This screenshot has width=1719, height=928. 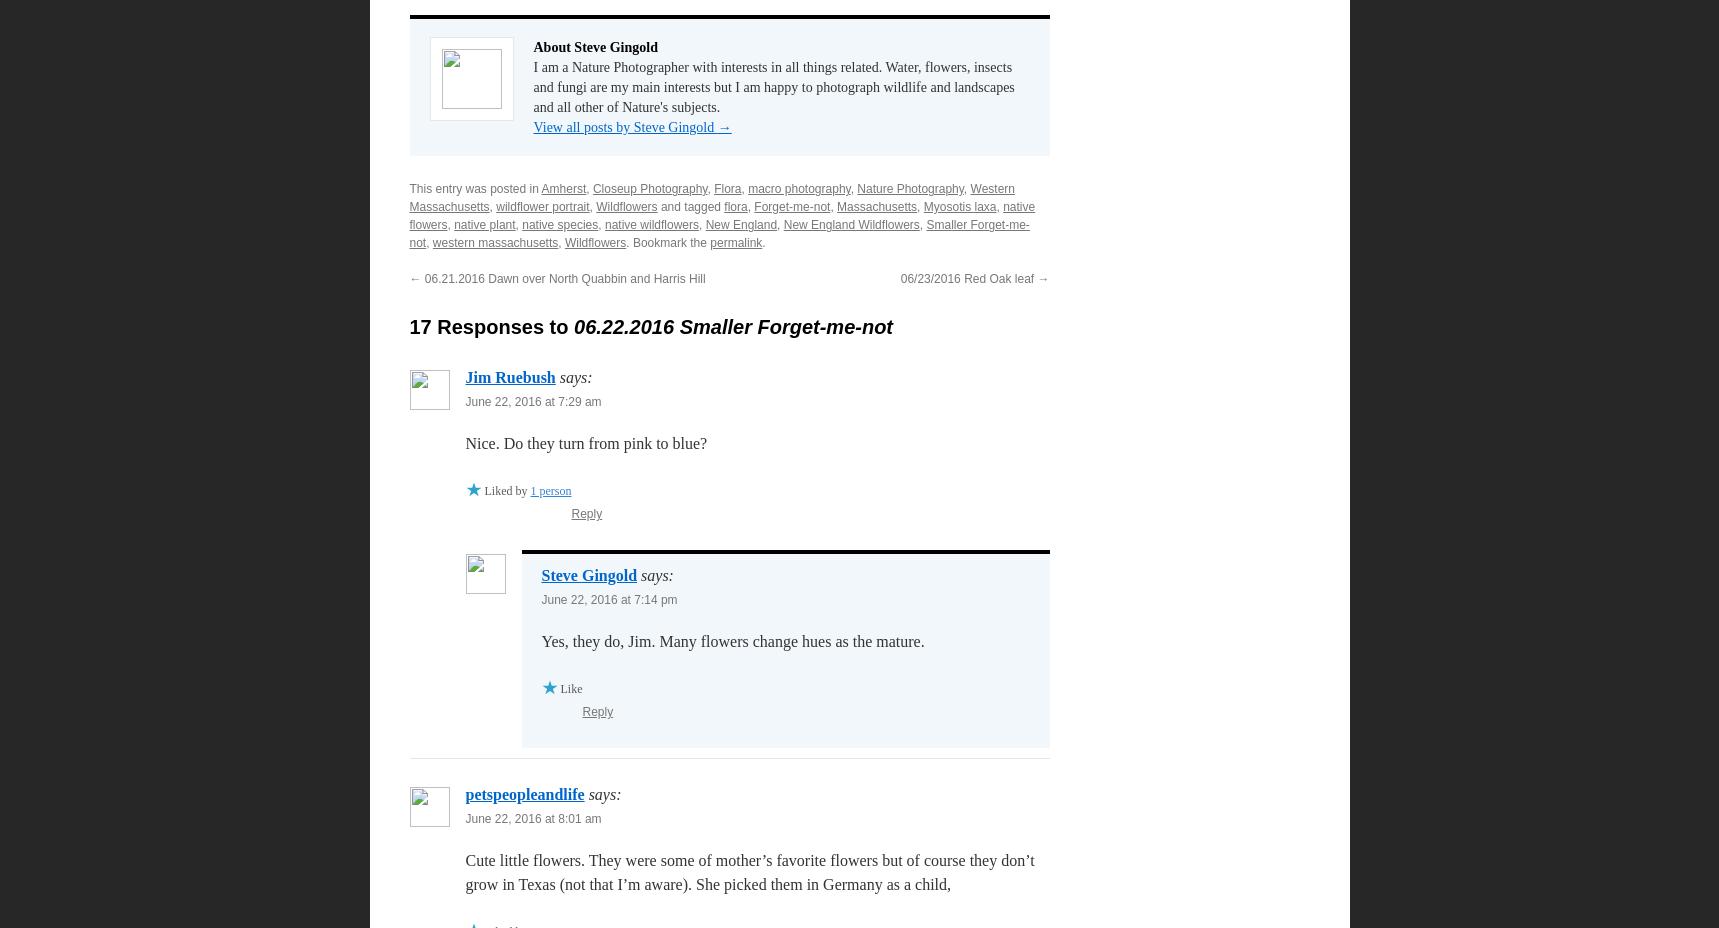 I want to click on 'Like', so click(x=560, y=689).